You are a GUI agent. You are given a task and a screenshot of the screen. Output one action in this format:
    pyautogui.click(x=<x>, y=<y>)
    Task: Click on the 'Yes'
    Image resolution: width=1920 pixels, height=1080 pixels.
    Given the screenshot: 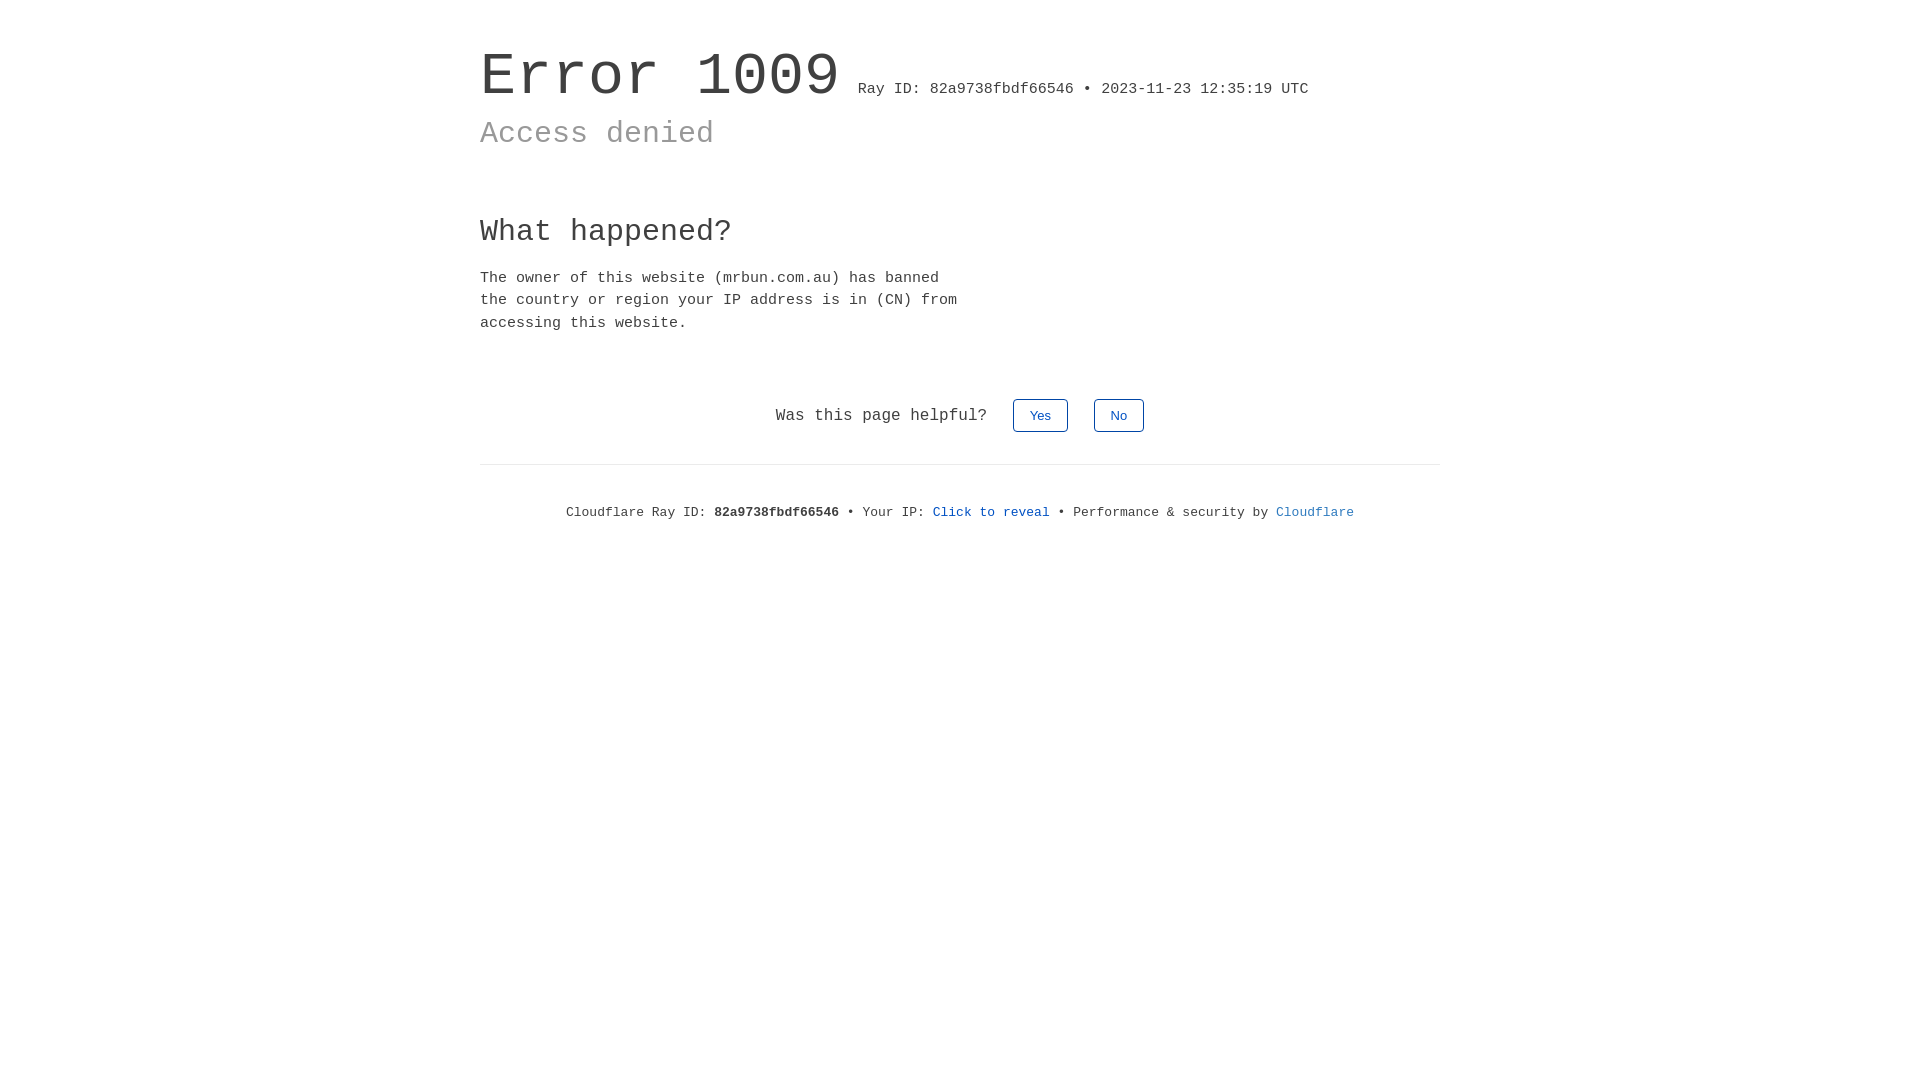 What is the action you would take?
    pyautogui.click(x=1040, y=414)
    